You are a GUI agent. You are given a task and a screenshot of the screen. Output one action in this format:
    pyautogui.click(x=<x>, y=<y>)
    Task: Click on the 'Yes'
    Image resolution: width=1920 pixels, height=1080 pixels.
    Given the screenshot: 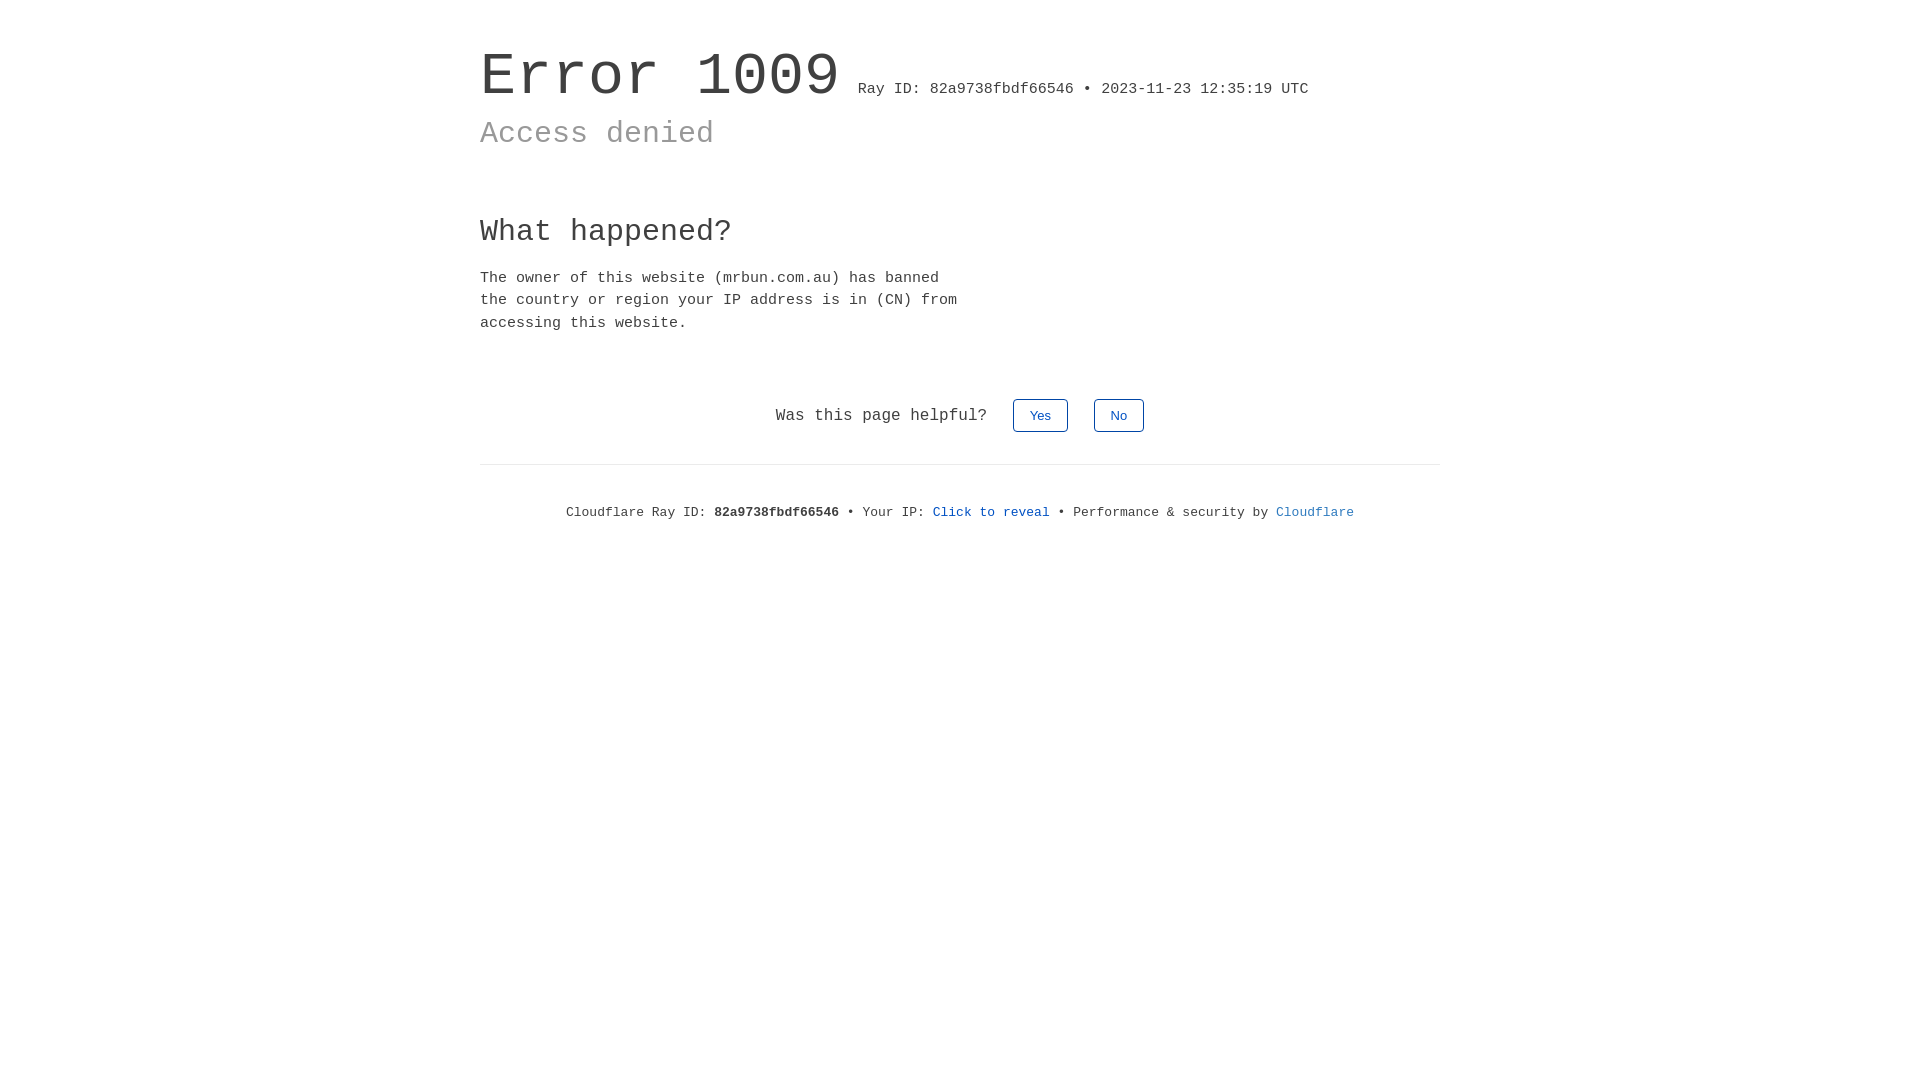 What is the action you would take?
    pyautogui.click(x=1040, y=414)
    